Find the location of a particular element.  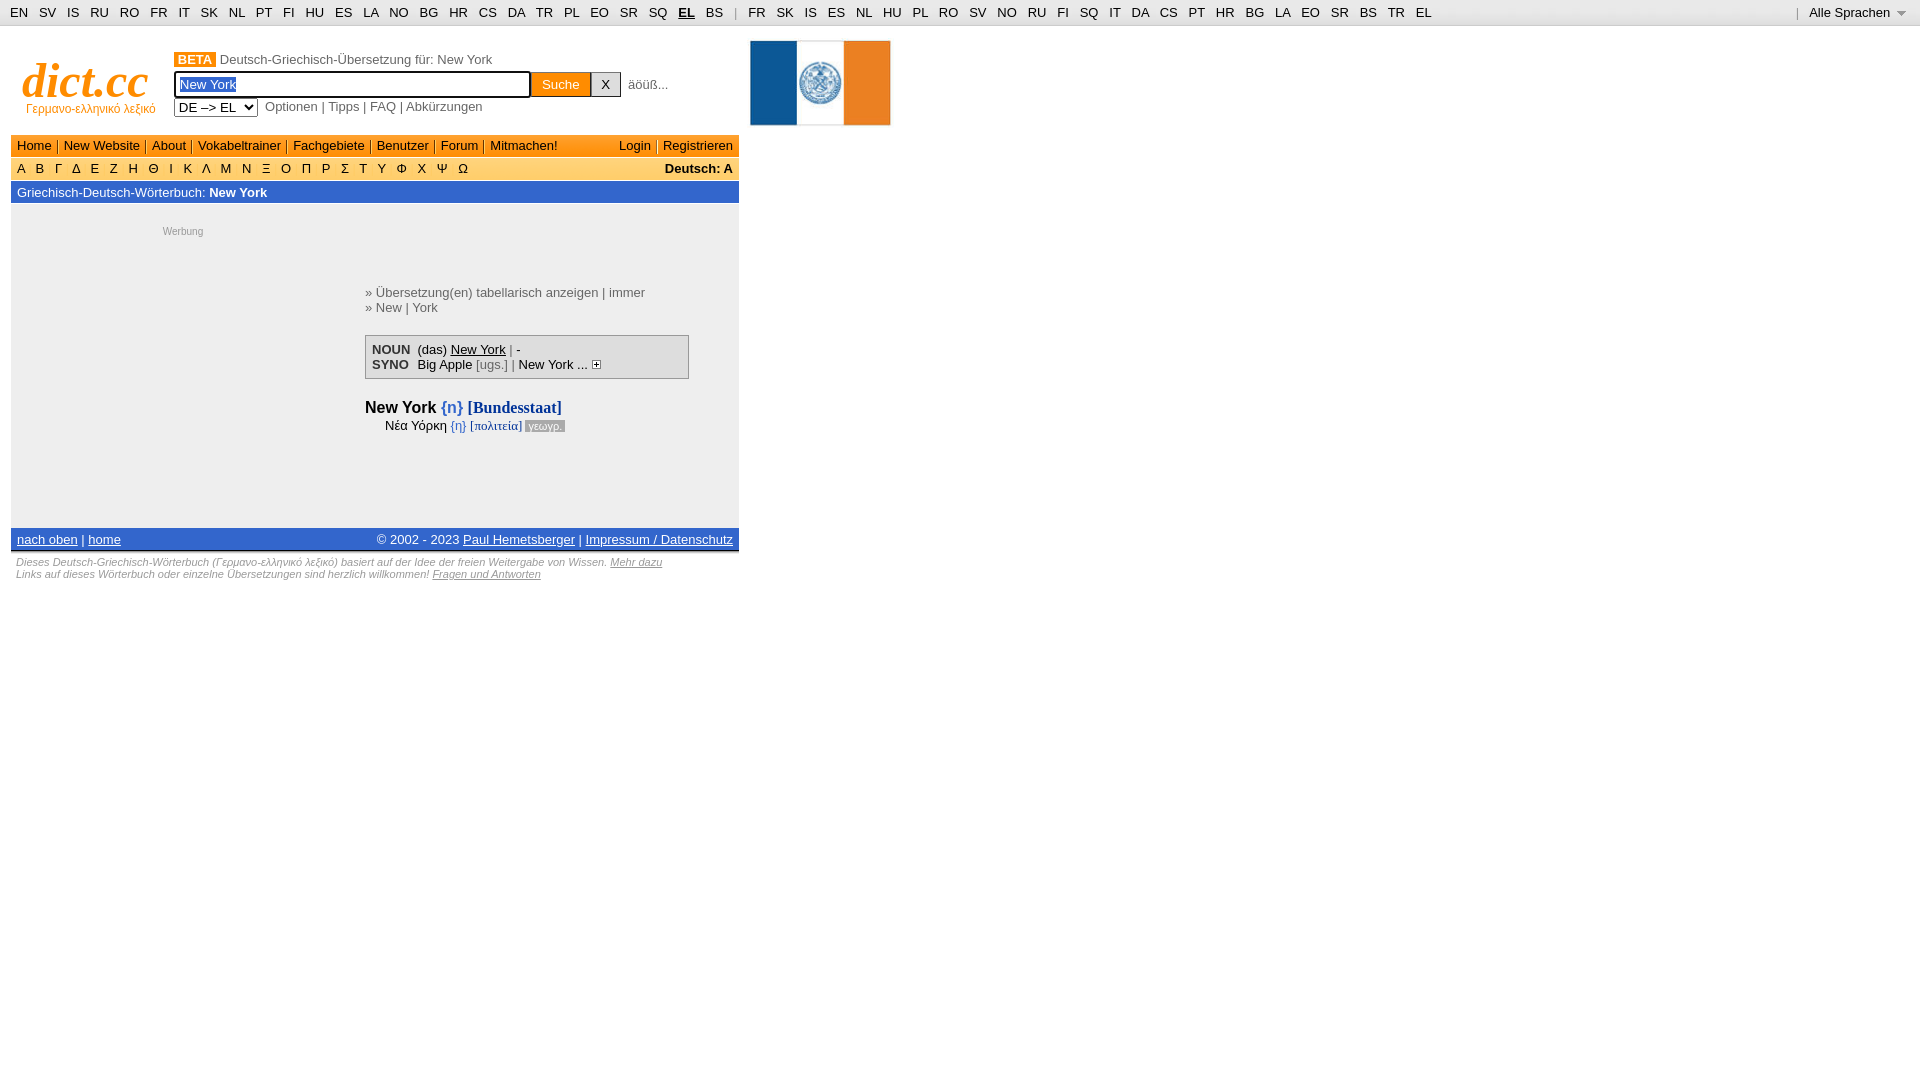

'Forum' is located at coordinates (459, 144).